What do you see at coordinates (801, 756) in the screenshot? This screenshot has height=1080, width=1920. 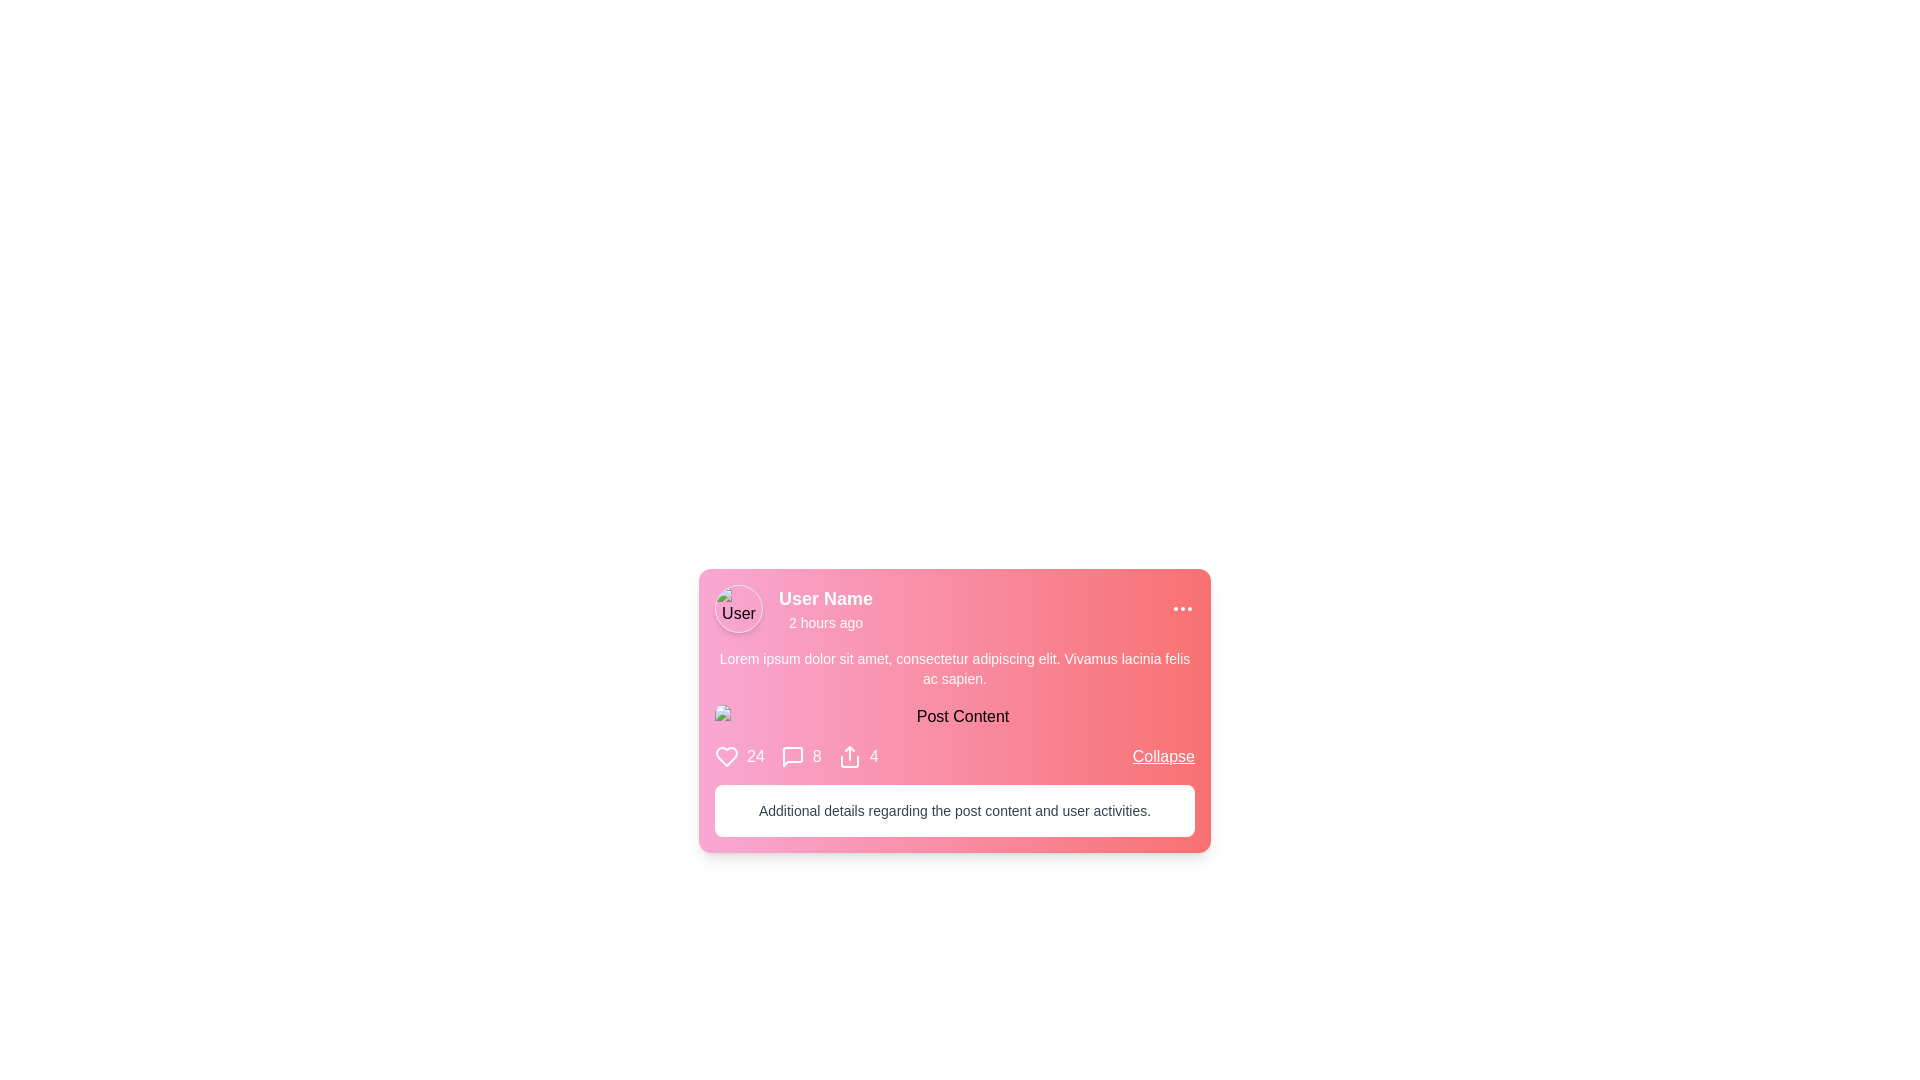 I see `the Interactive Comment Count Display, which shows the number '24' and is located between a heart icon and a share icon` at bounding box center [801, 756].